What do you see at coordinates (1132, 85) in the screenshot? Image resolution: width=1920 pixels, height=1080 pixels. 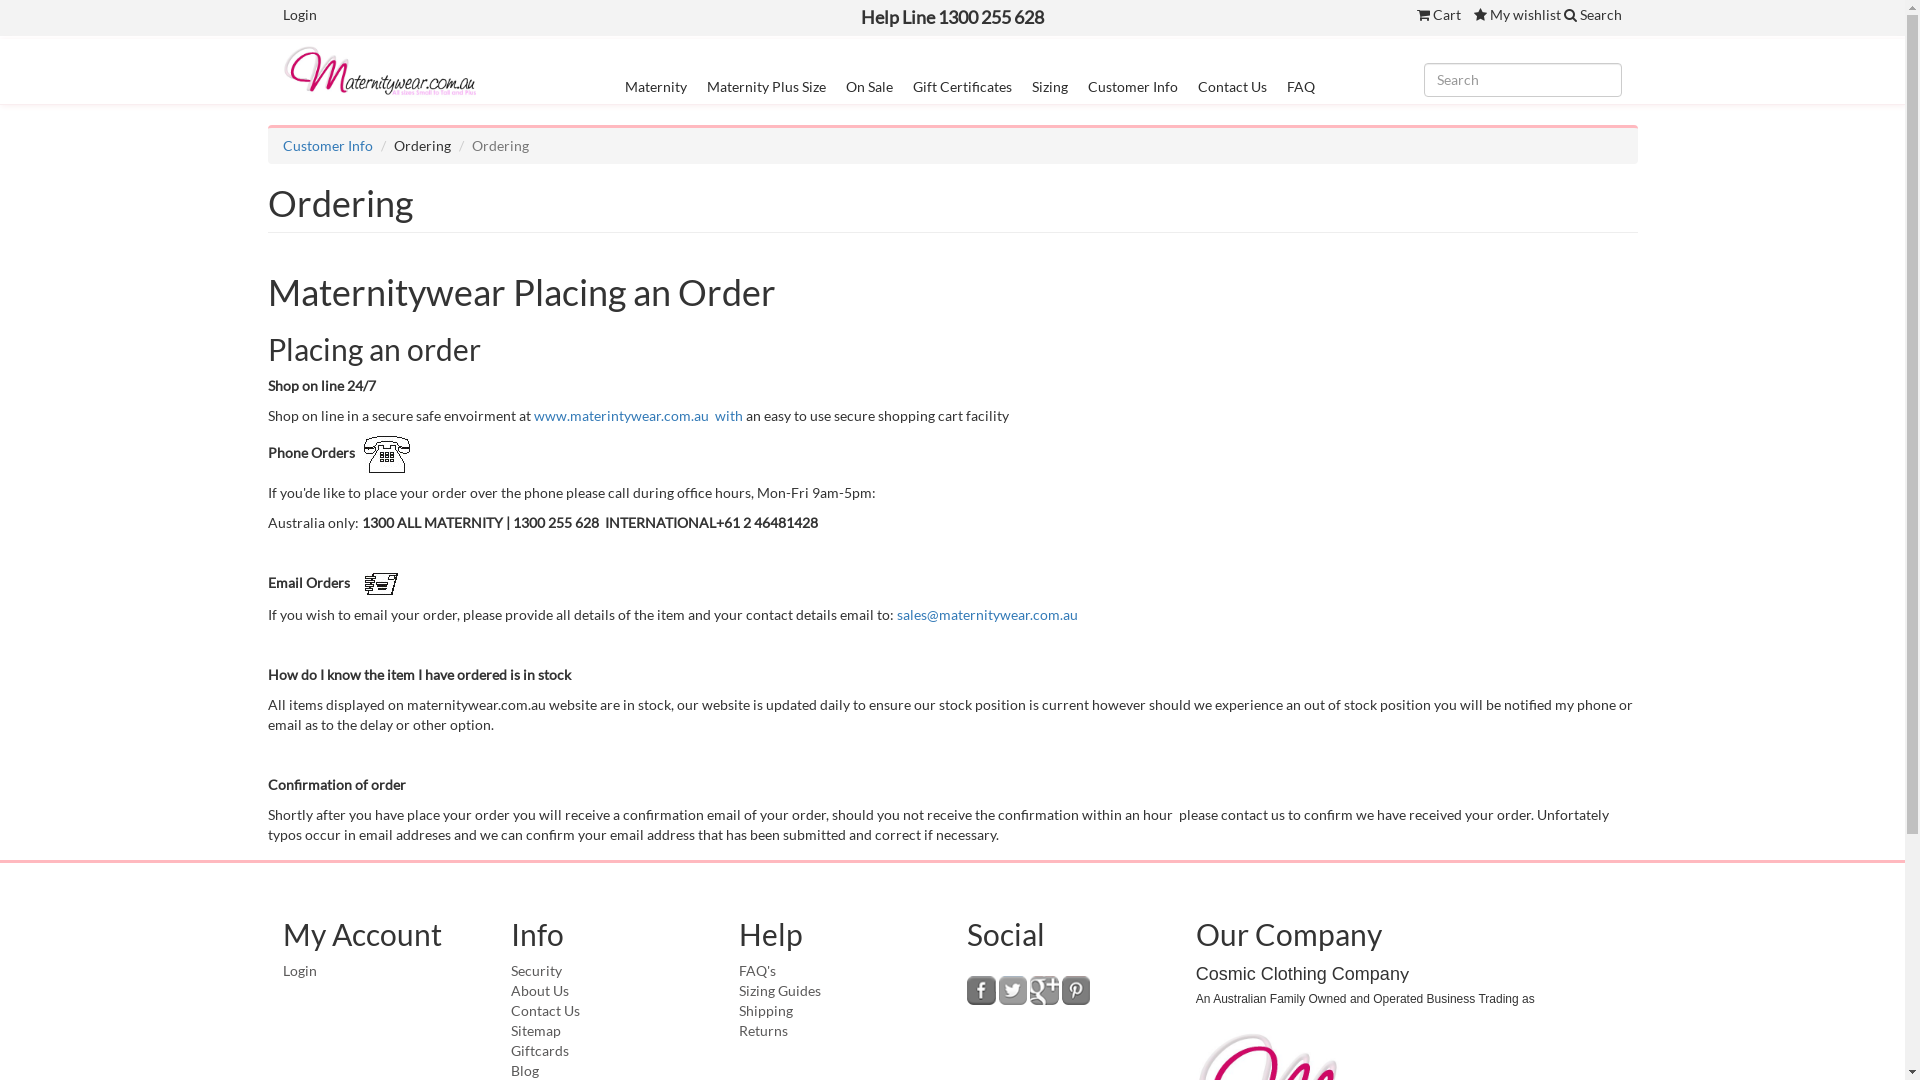 I see `'Customer Info'` at bounding box center [1132, 85].